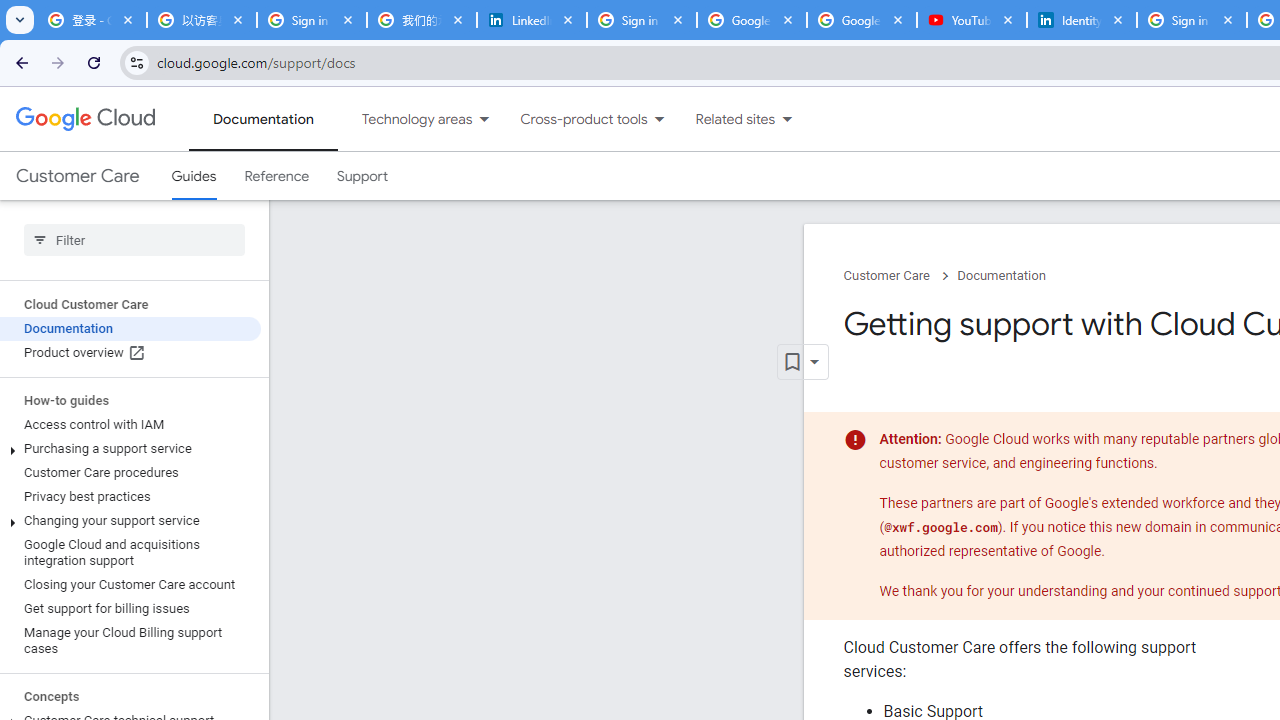  I want to click on 'Guides, selected', so click(193, 175).